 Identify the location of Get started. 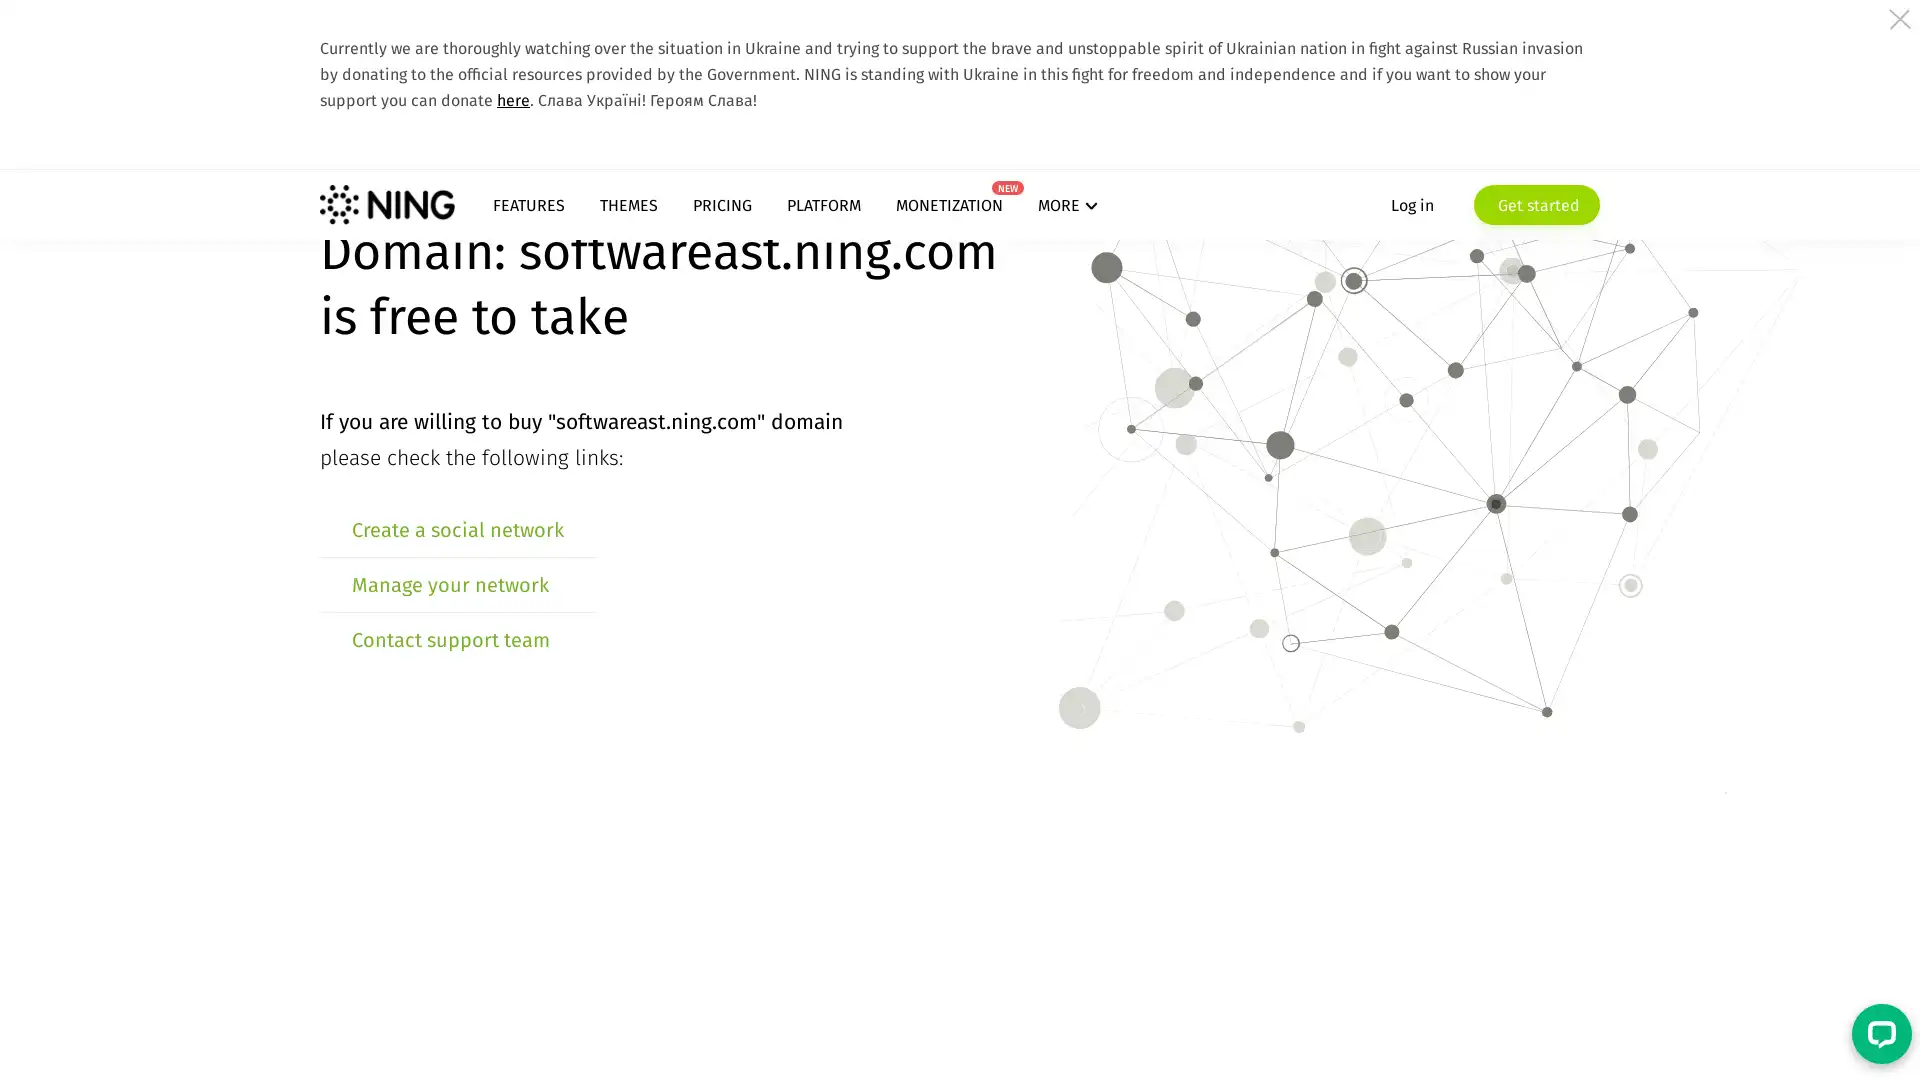
(1535, 204).